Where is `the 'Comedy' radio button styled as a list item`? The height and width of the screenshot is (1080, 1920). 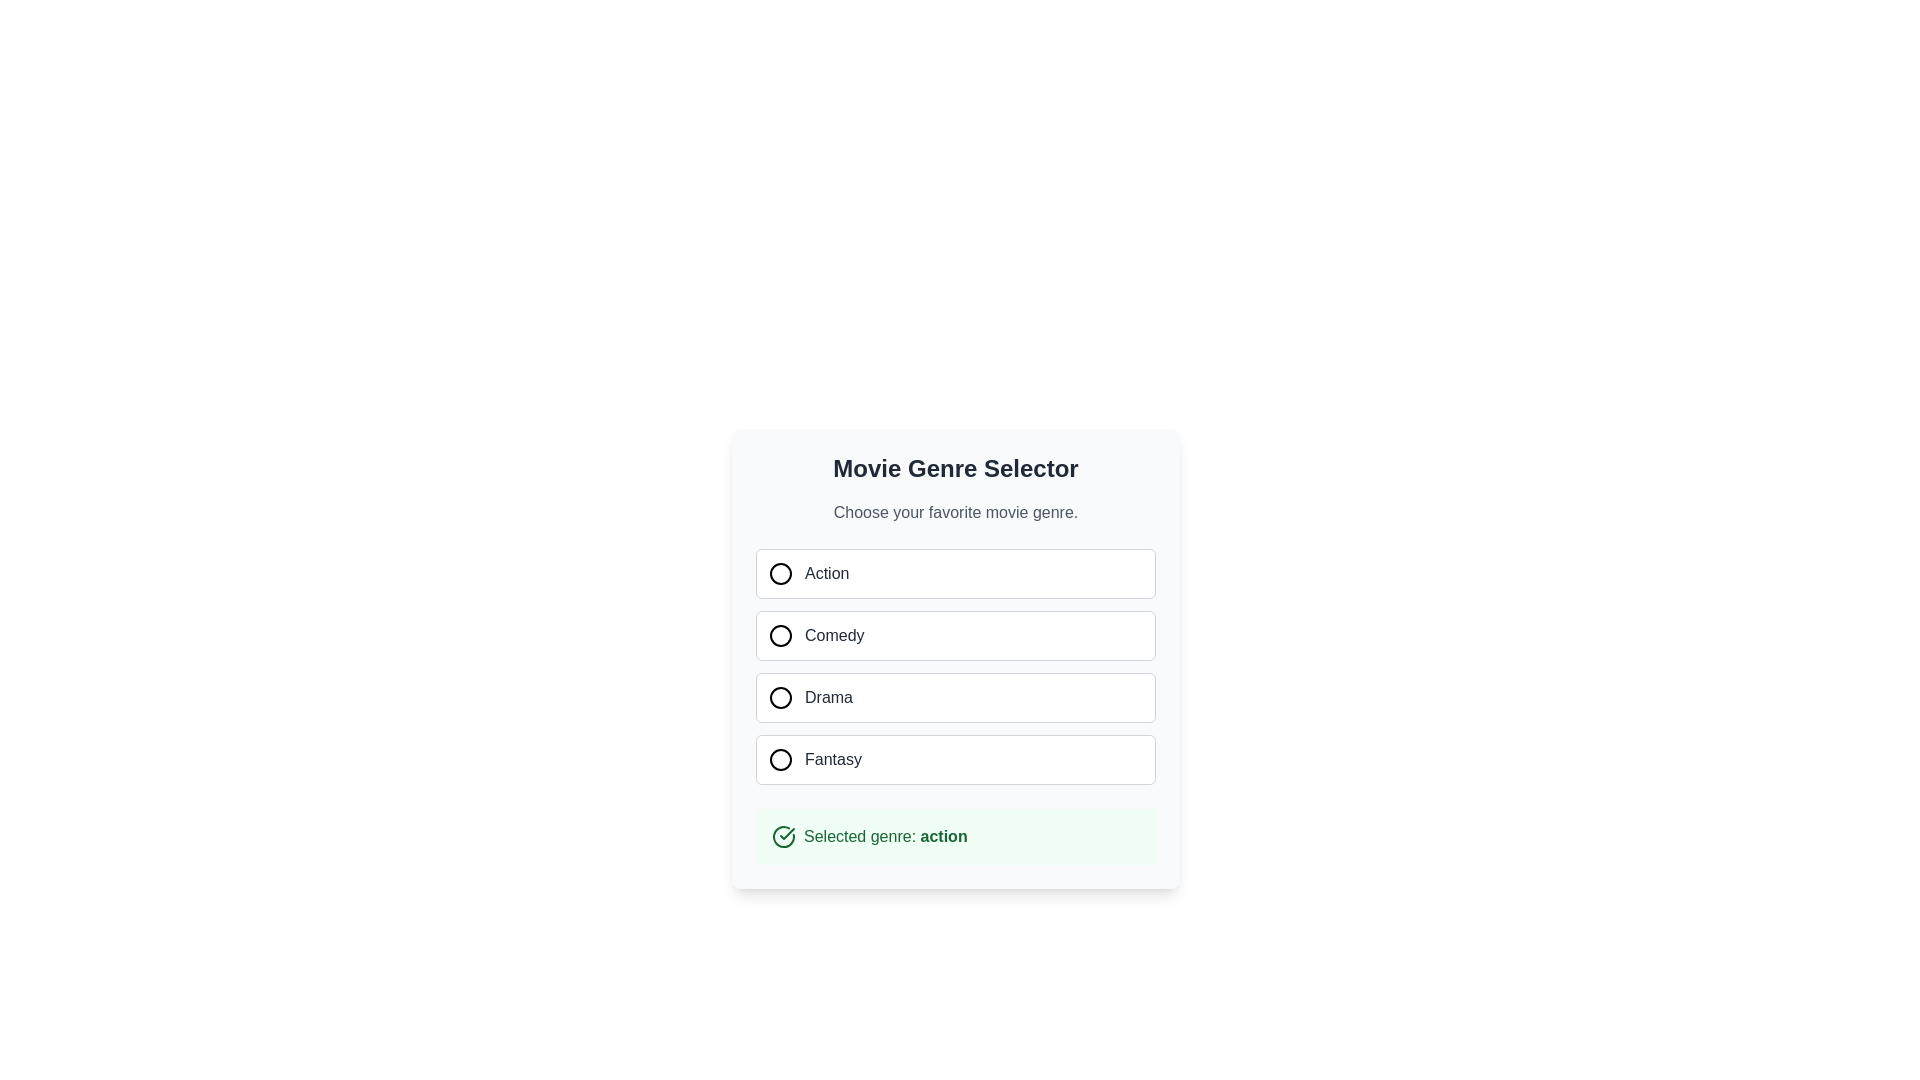 the 'Comedy' radio button styled as a list item is located at coordinates (954, 659).